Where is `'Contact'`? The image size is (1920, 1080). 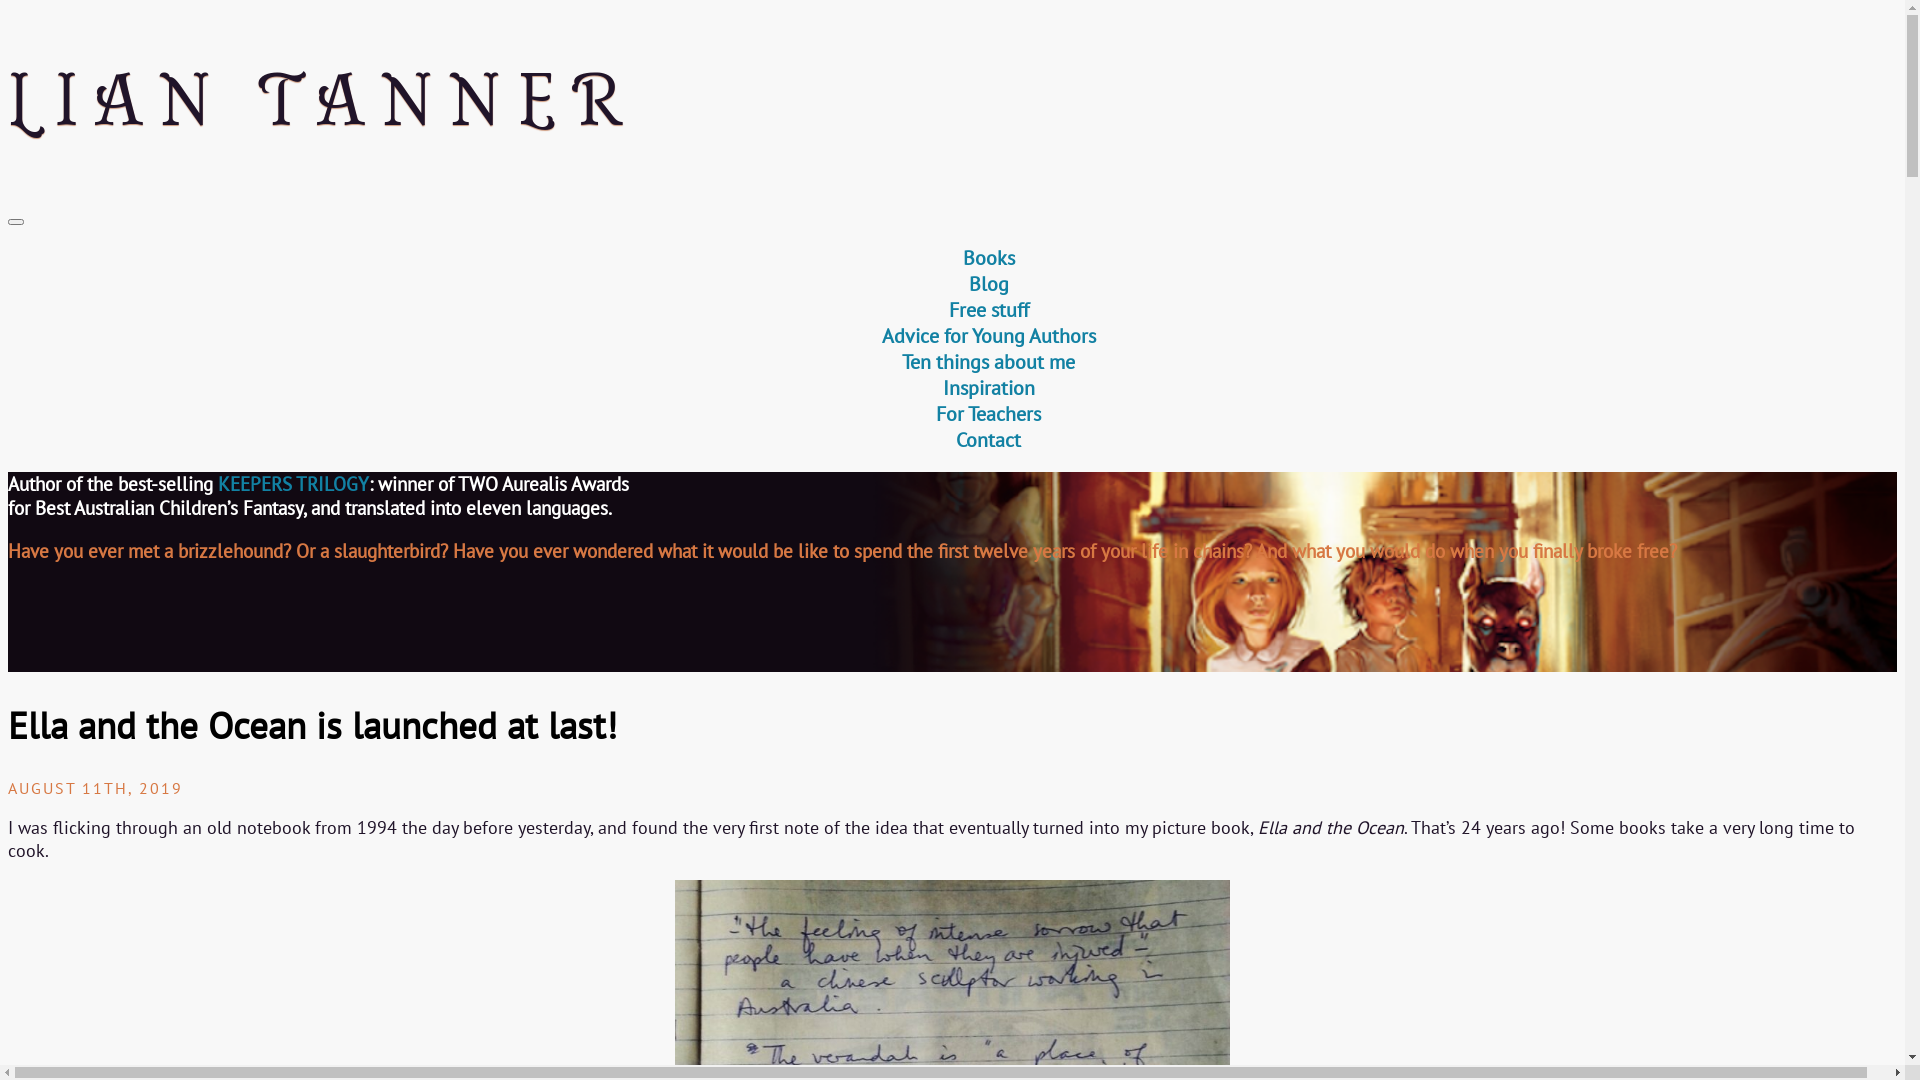
'Contact' is located at coordinates (988, 438).